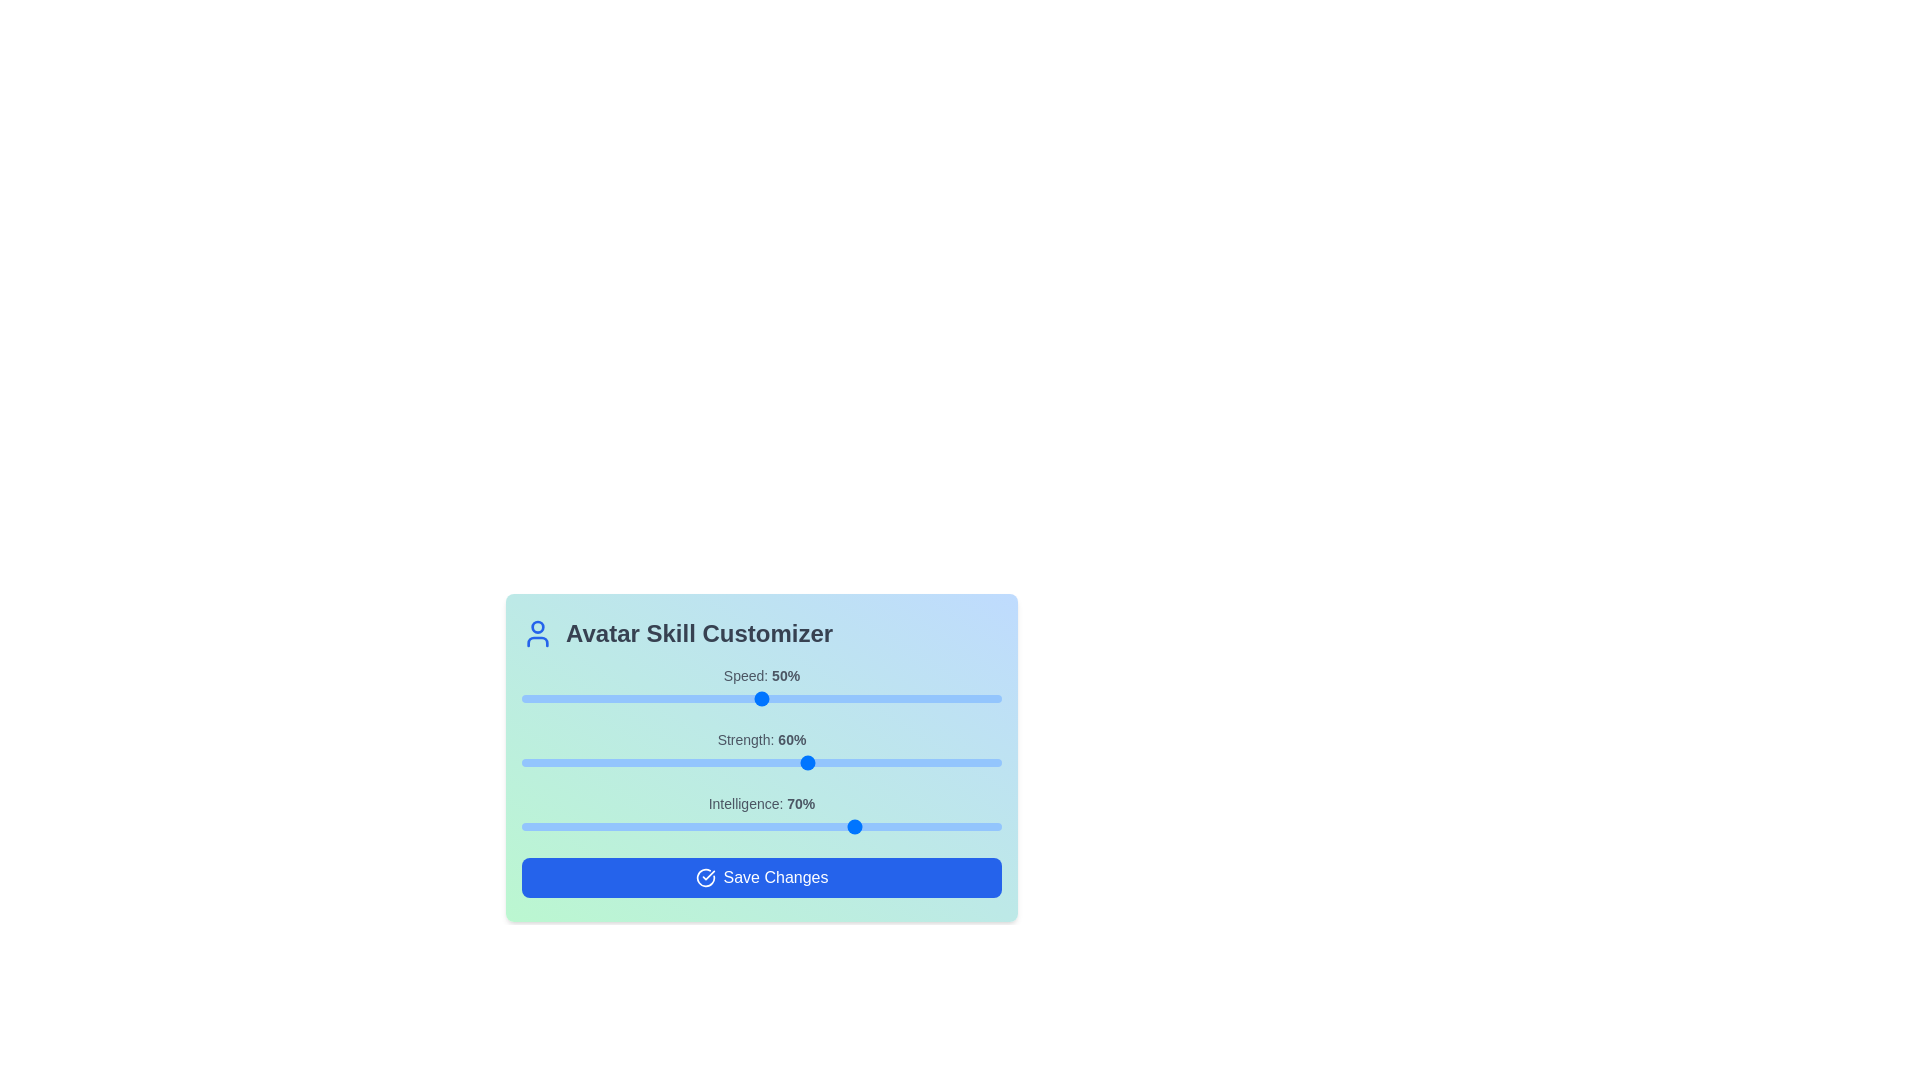  What do you see at coordinates (555, 826) in the screenshot?
I see `the slider` at bounding box center [555, 826].